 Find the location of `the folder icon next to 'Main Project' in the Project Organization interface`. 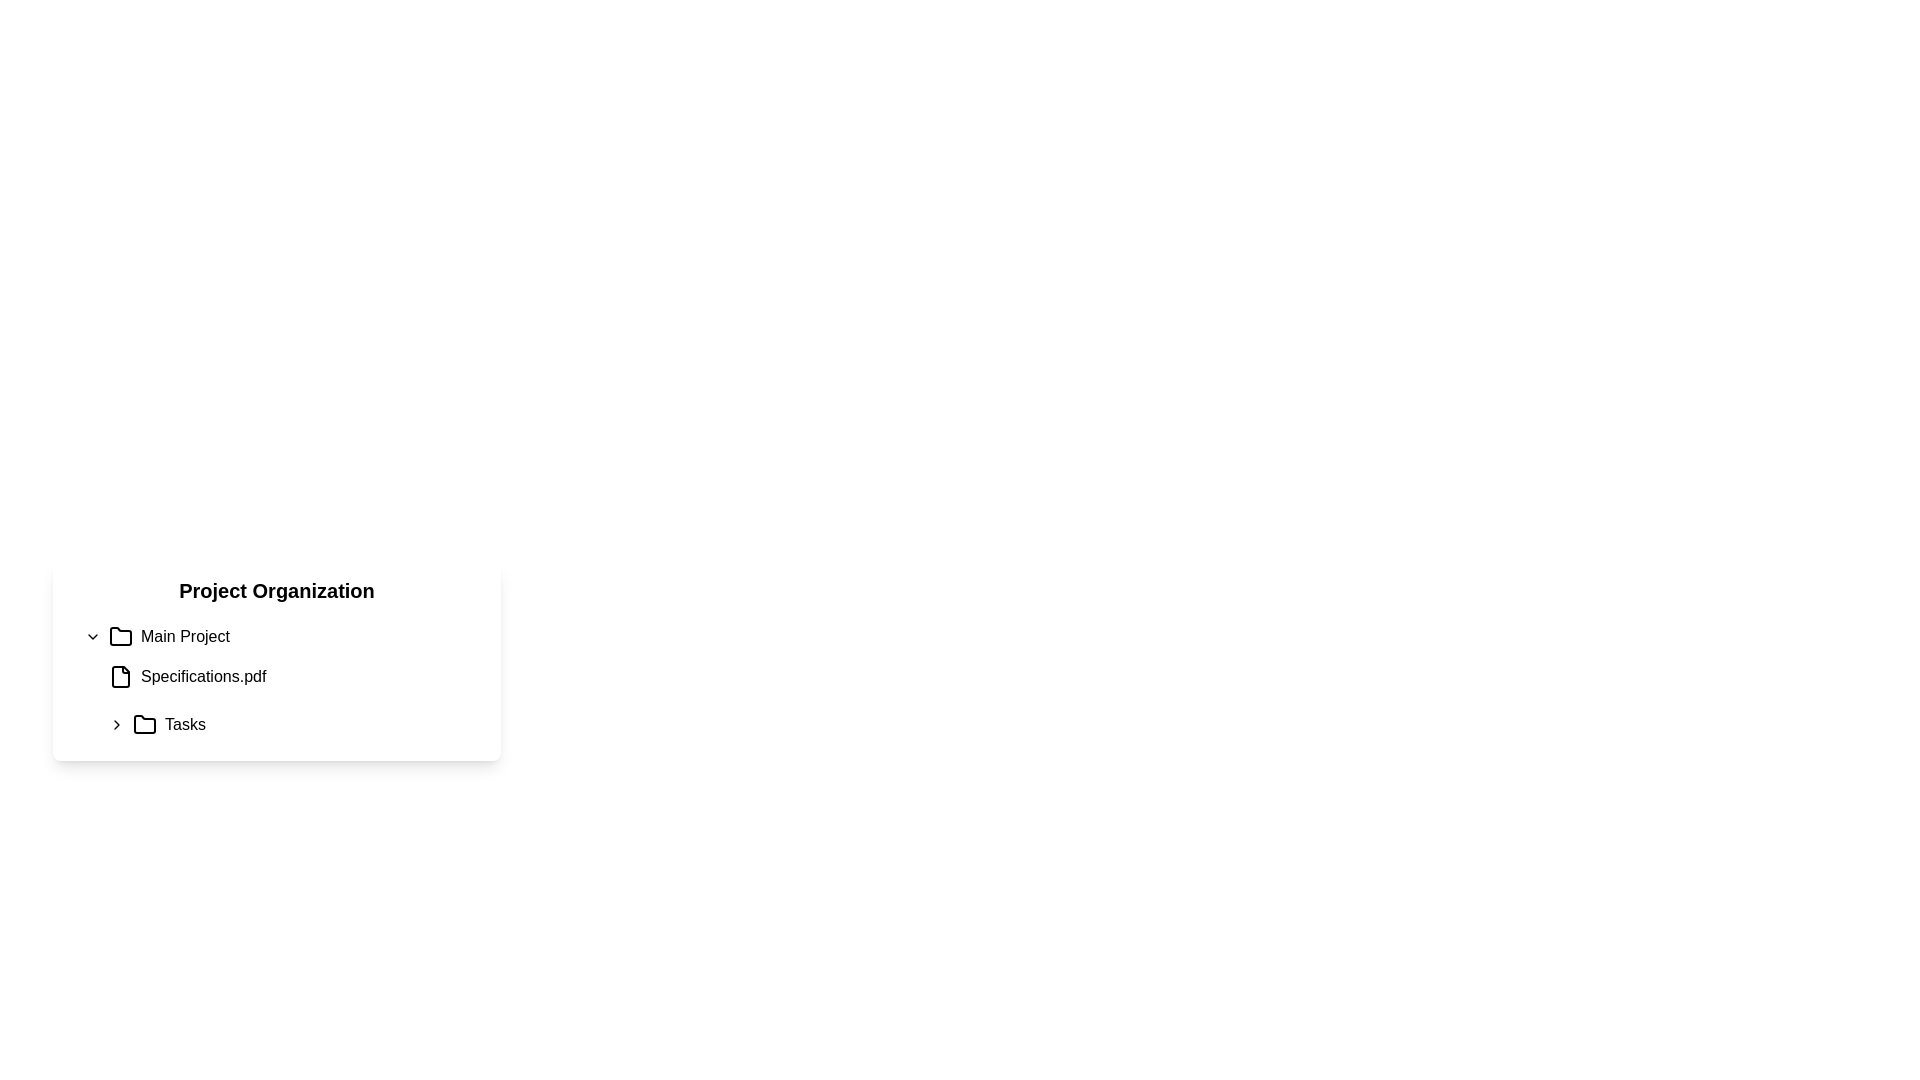

the folder icon next to 'Main Project' in the Project Organization interface is located at coordinates (143, 724).